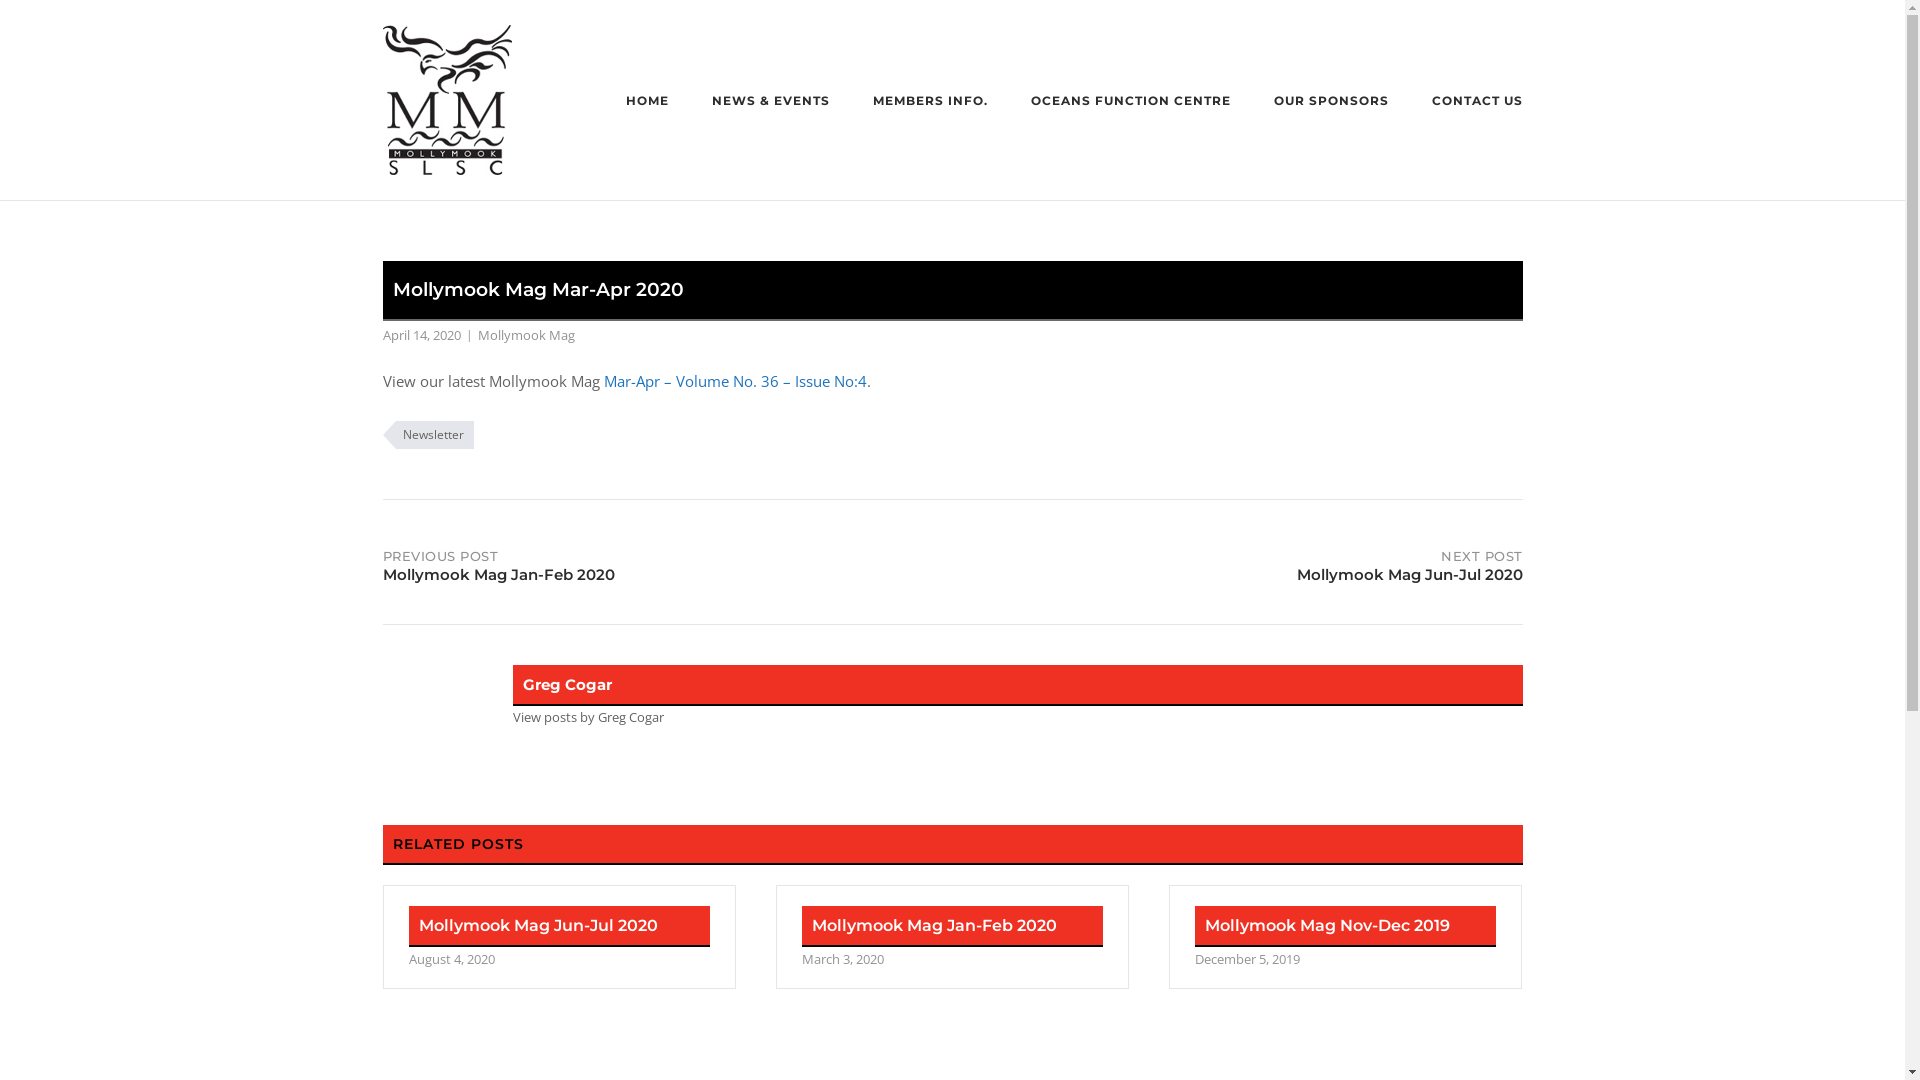 Image resolution: width=1920 pixels, height=1080 pixels. Describe the element at coordinates (667, 562) in the screenshot. I see `'PREVIOUS POST` at that location.